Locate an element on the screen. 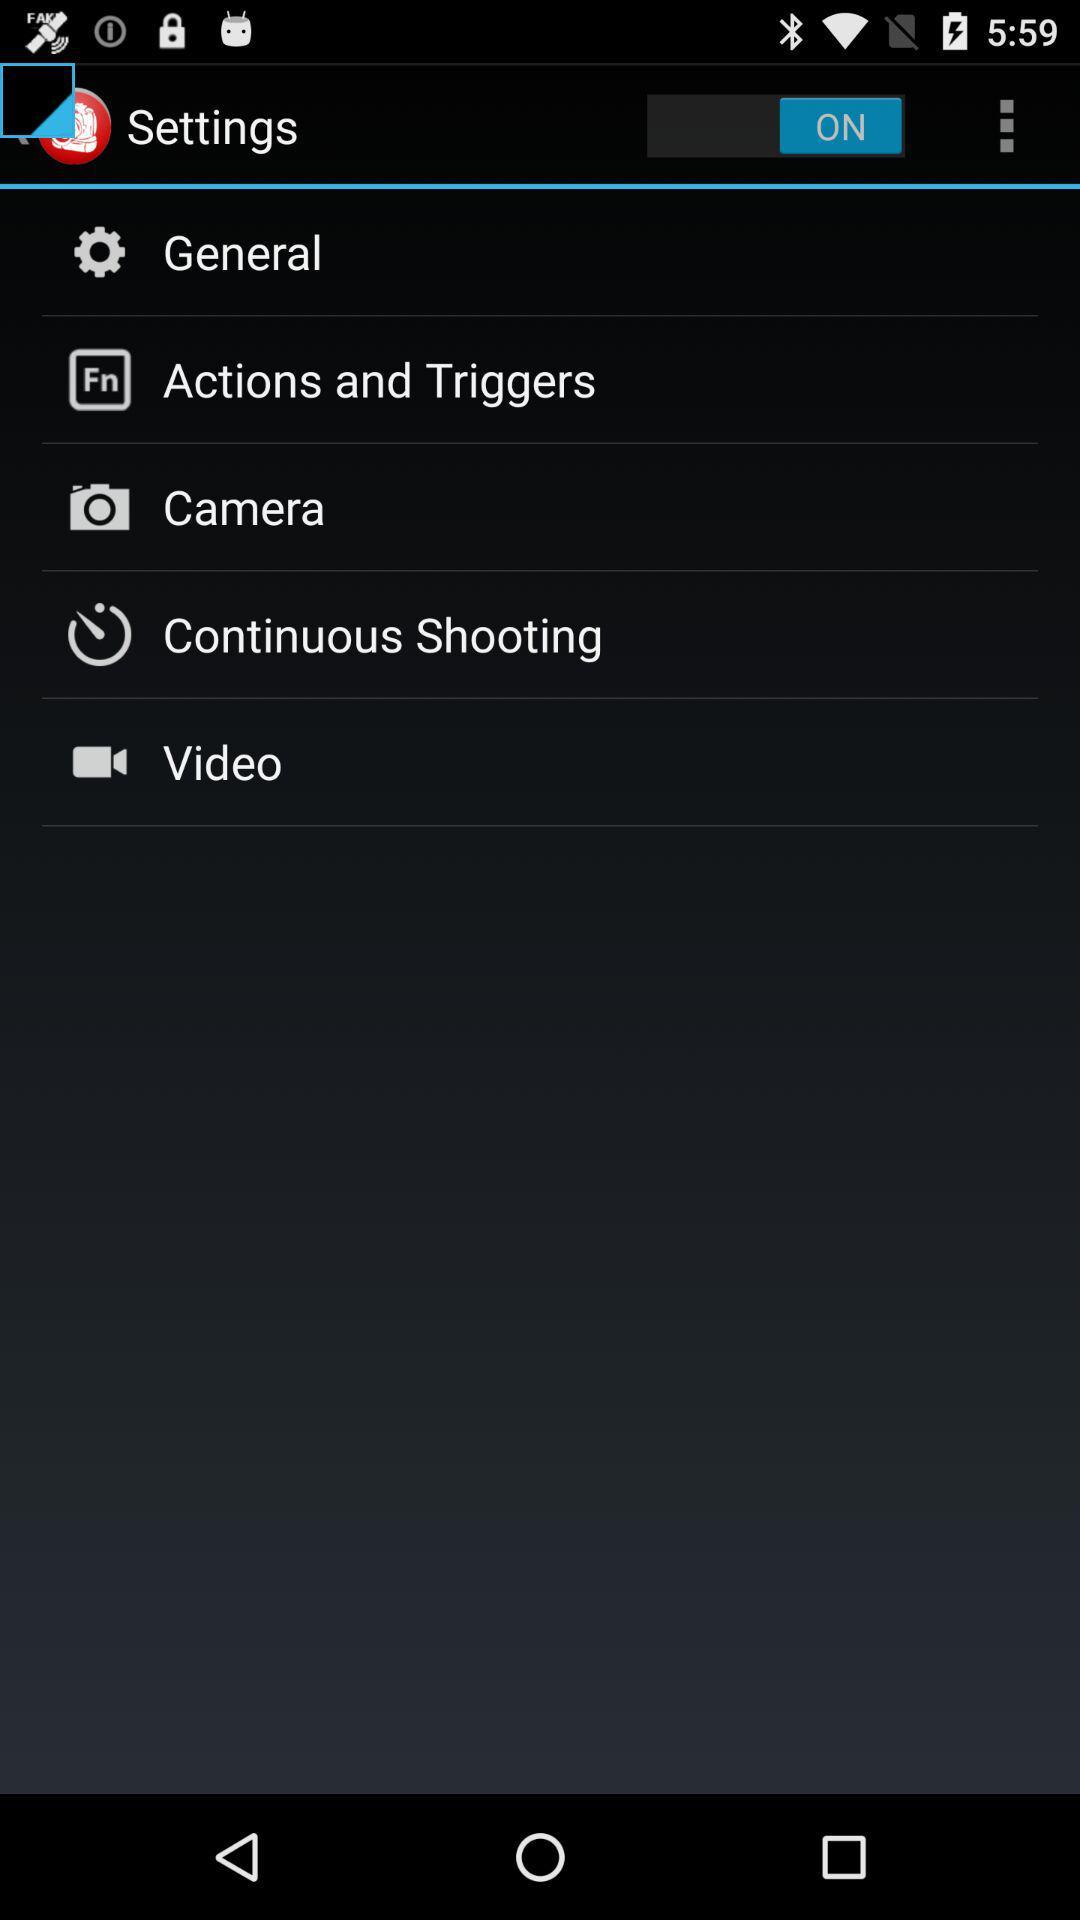  app to the right of settings is located at coordinates (775, 124).